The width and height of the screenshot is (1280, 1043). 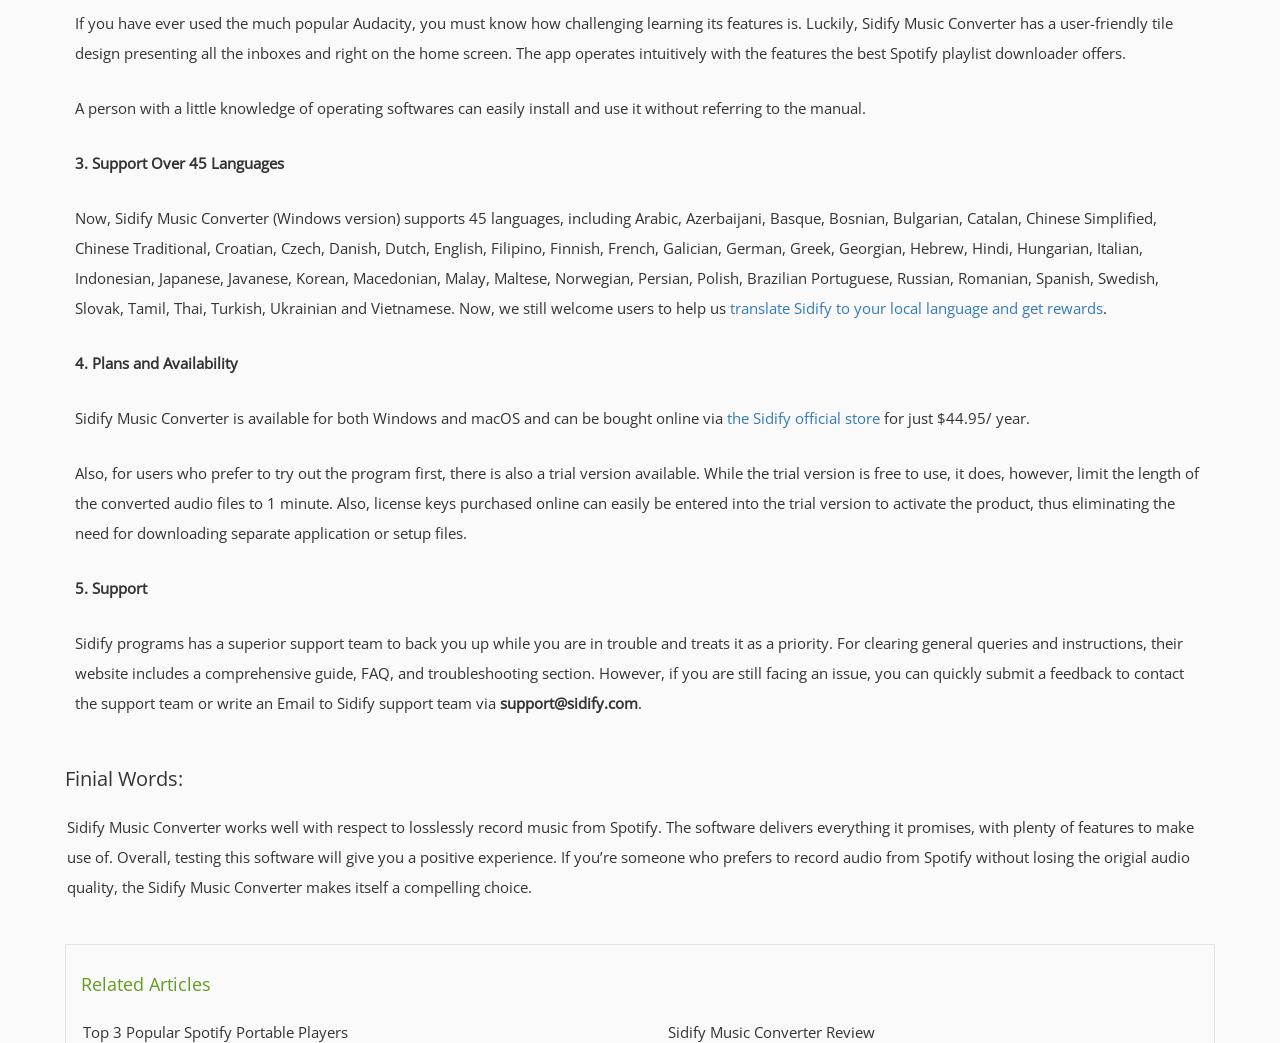 What do you see at coordinates (81, 1031) in the screenshot?
I see `'Top 3 Popular Spotify Portable Players'` at bounding box center [81, 1031].